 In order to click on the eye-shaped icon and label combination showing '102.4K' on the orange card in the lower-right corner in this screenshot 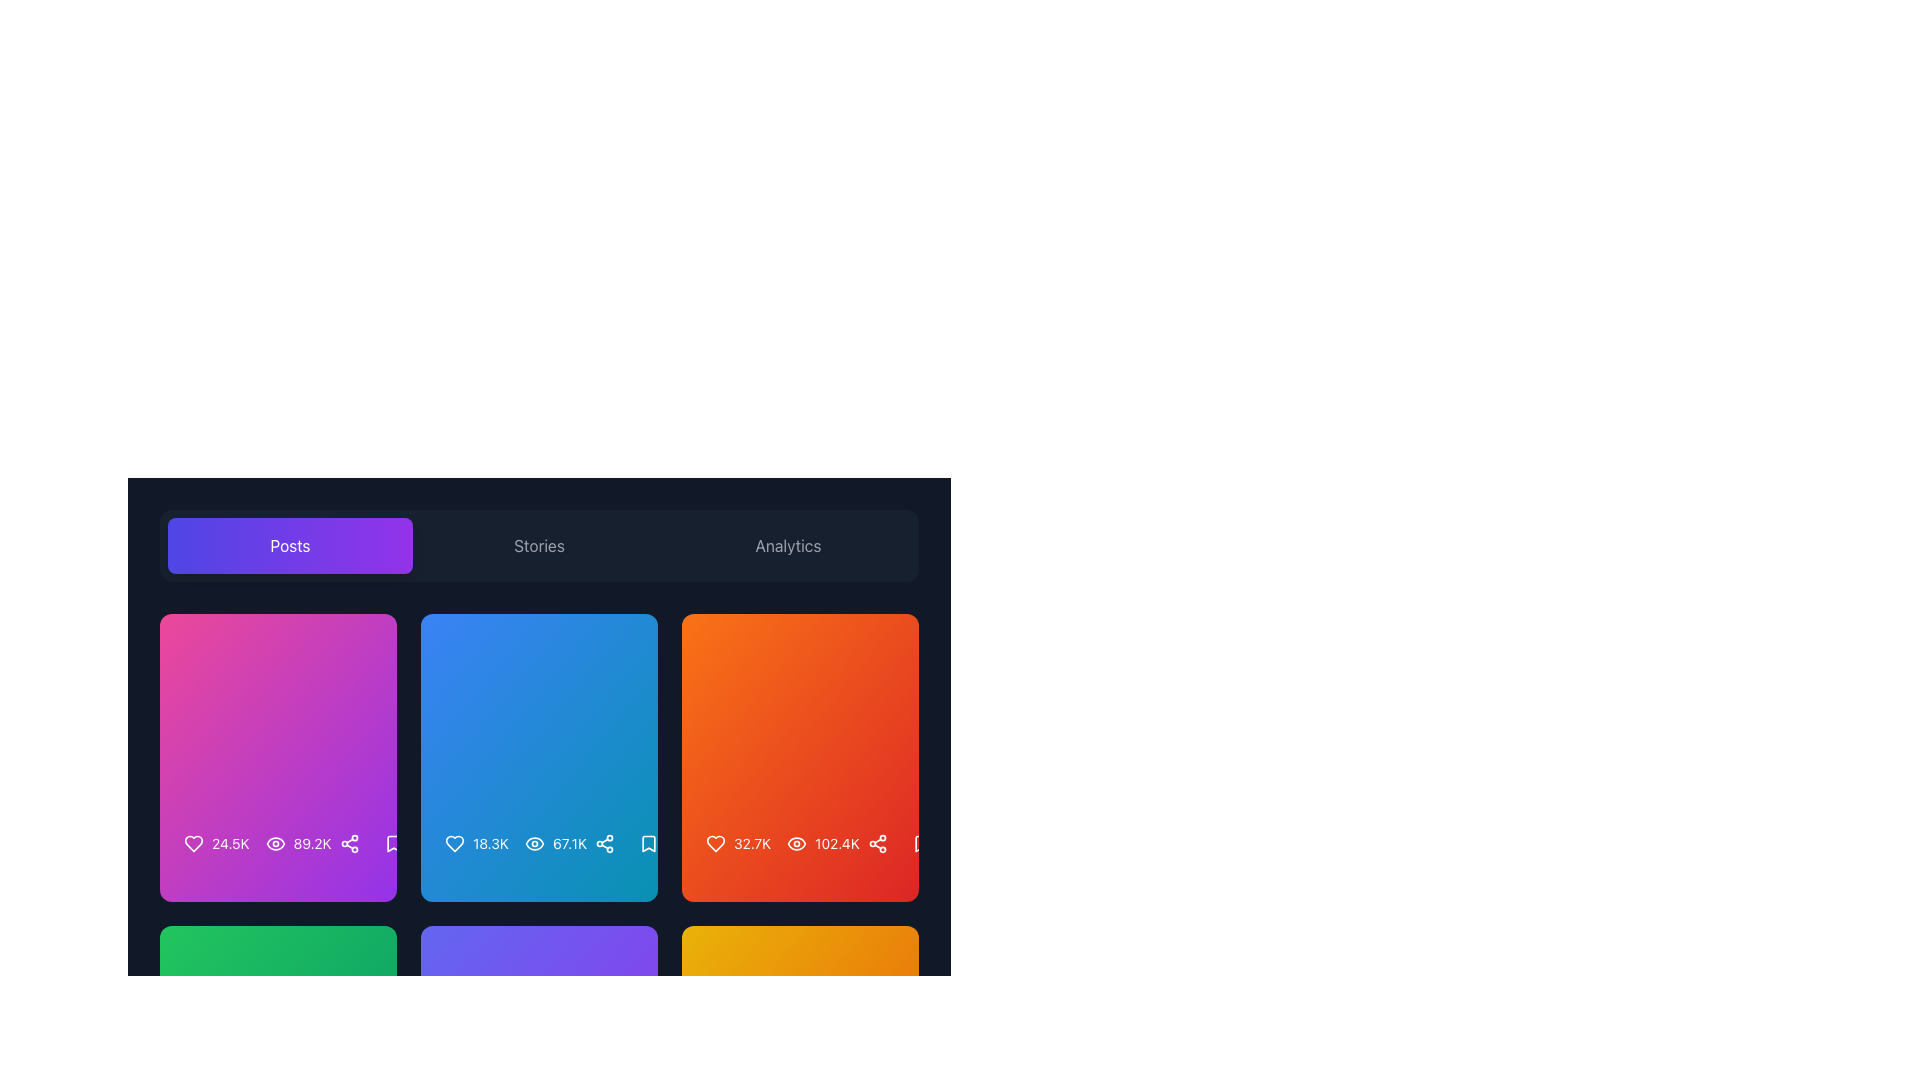, I will do `click(823, 844)`.